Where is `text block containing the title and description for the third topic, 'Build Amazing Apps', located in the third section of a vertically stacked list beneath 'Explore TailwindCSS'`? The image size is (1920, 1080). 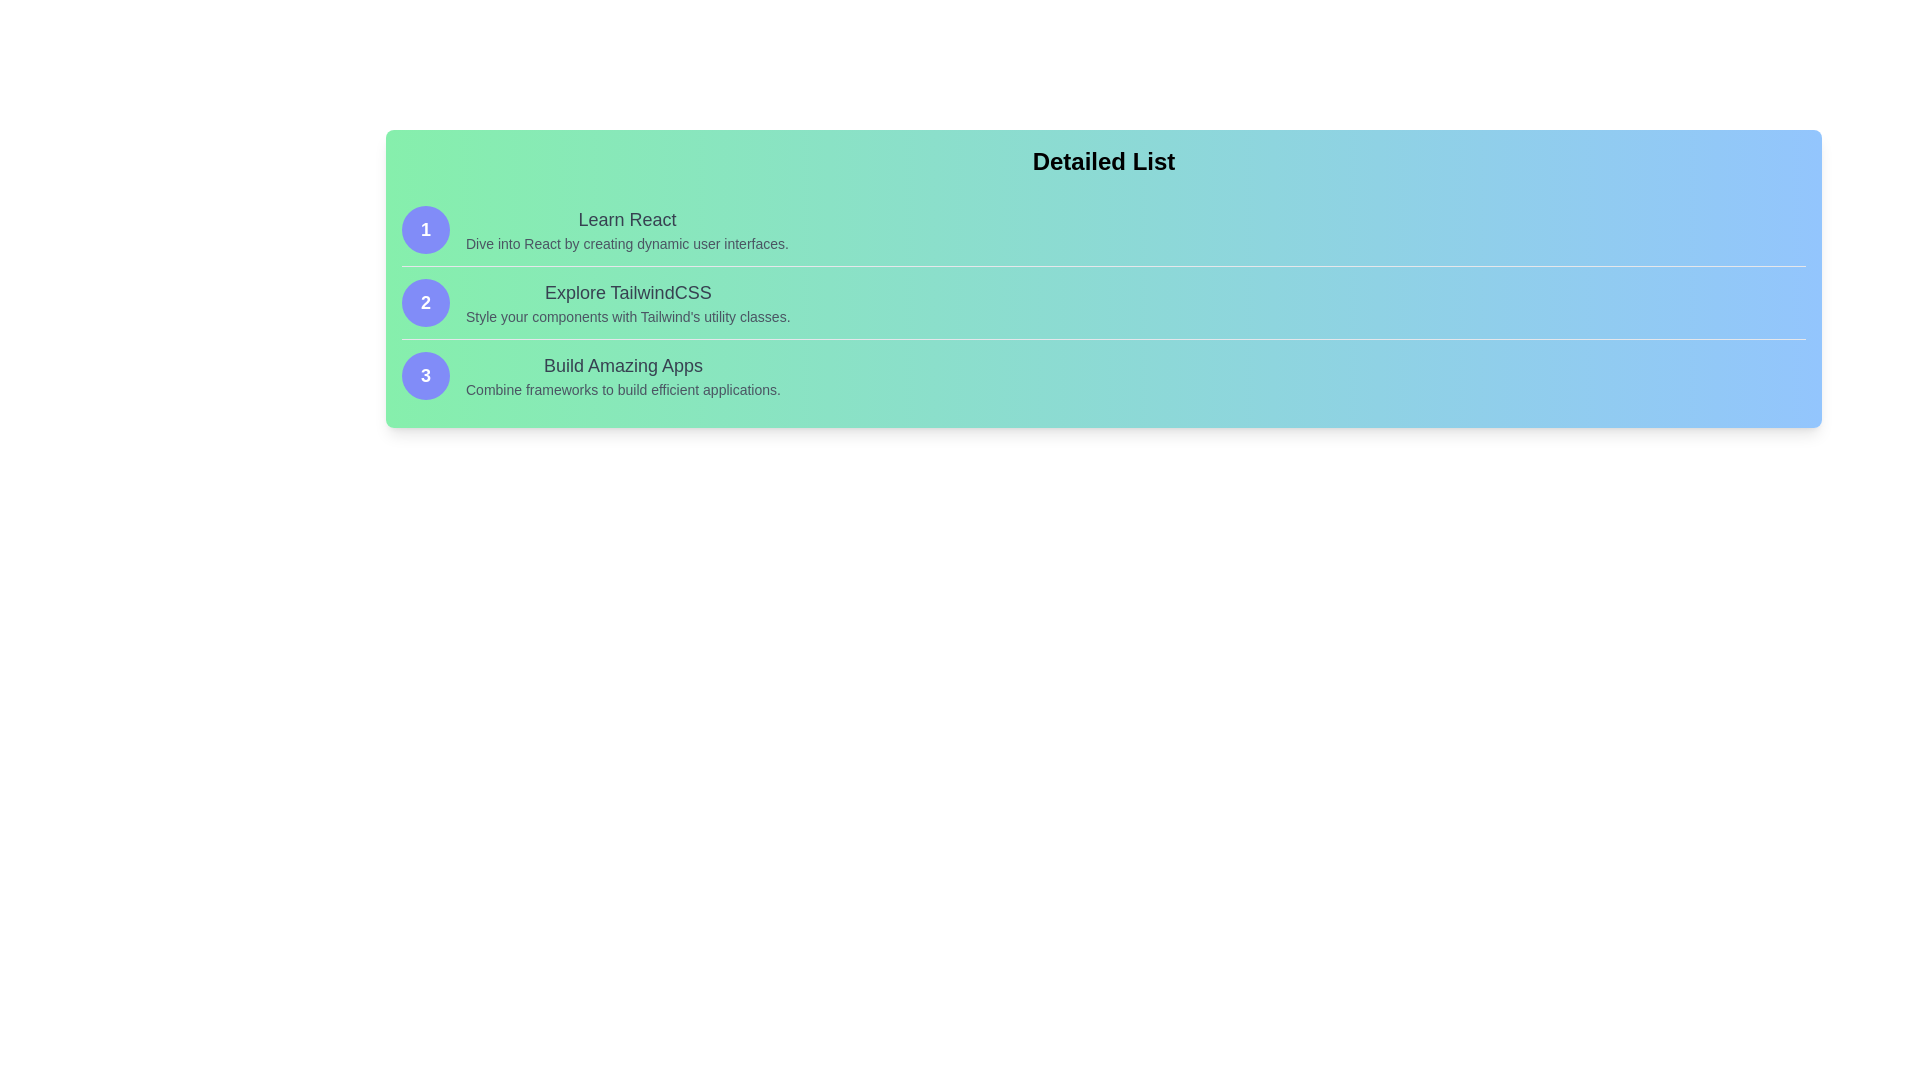 text block containing the title and description for the third topic, 'Build Amazing Apps', located in the third section of a vertically stacked list beneath 'Explore TailwindCSS' is located at coordinates (622, 375).